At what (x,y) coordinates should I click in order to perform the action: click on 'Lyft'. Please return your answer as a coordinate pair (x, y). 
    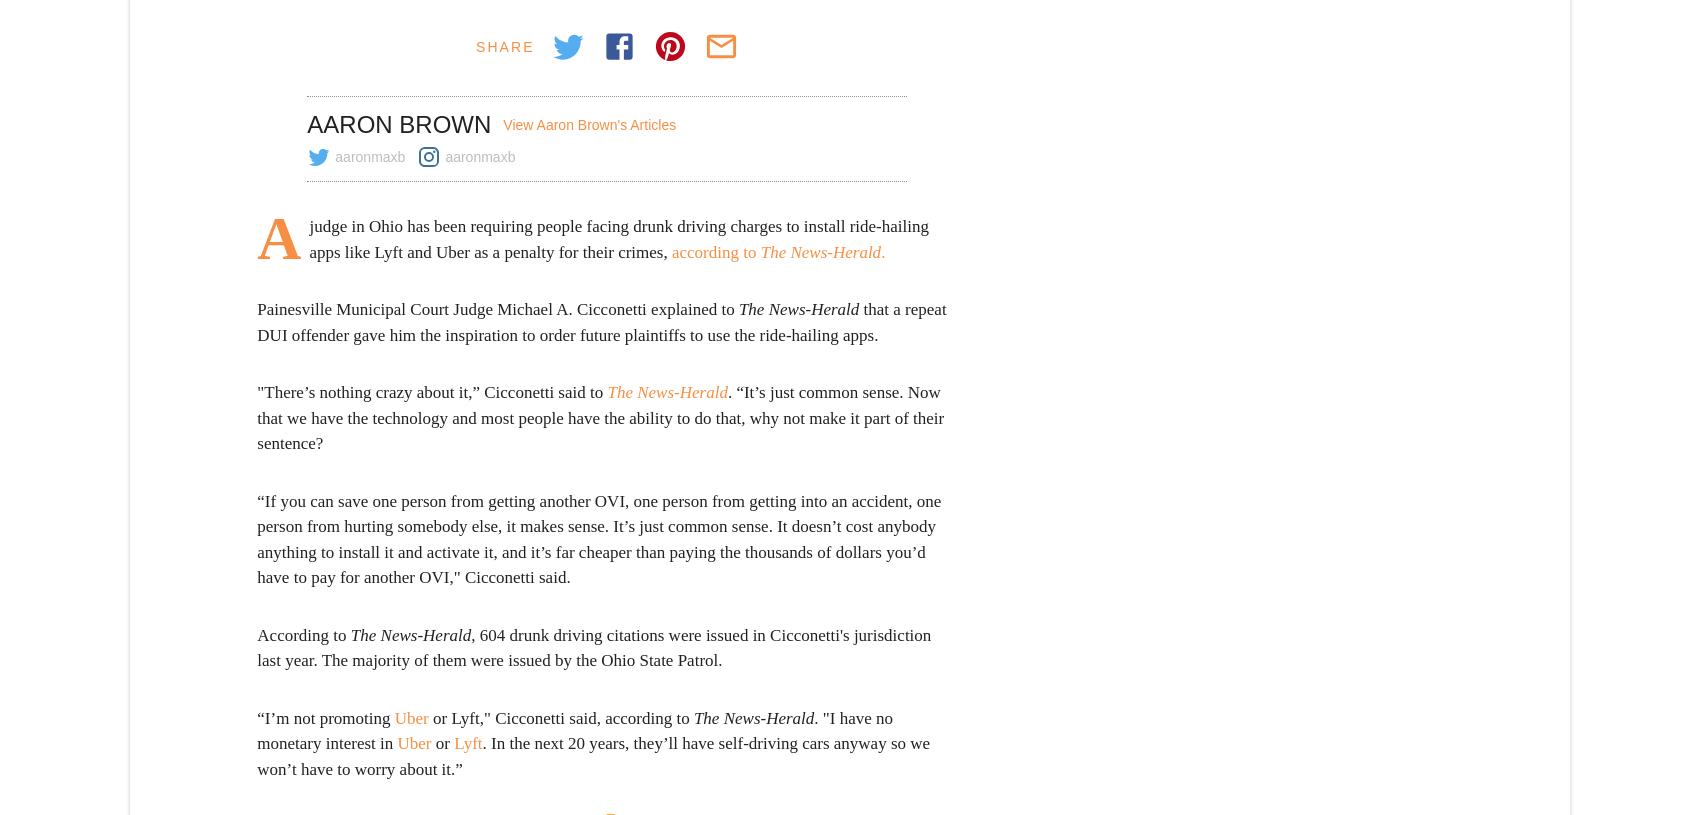
    Looking at the image, I should click on (454, 743).